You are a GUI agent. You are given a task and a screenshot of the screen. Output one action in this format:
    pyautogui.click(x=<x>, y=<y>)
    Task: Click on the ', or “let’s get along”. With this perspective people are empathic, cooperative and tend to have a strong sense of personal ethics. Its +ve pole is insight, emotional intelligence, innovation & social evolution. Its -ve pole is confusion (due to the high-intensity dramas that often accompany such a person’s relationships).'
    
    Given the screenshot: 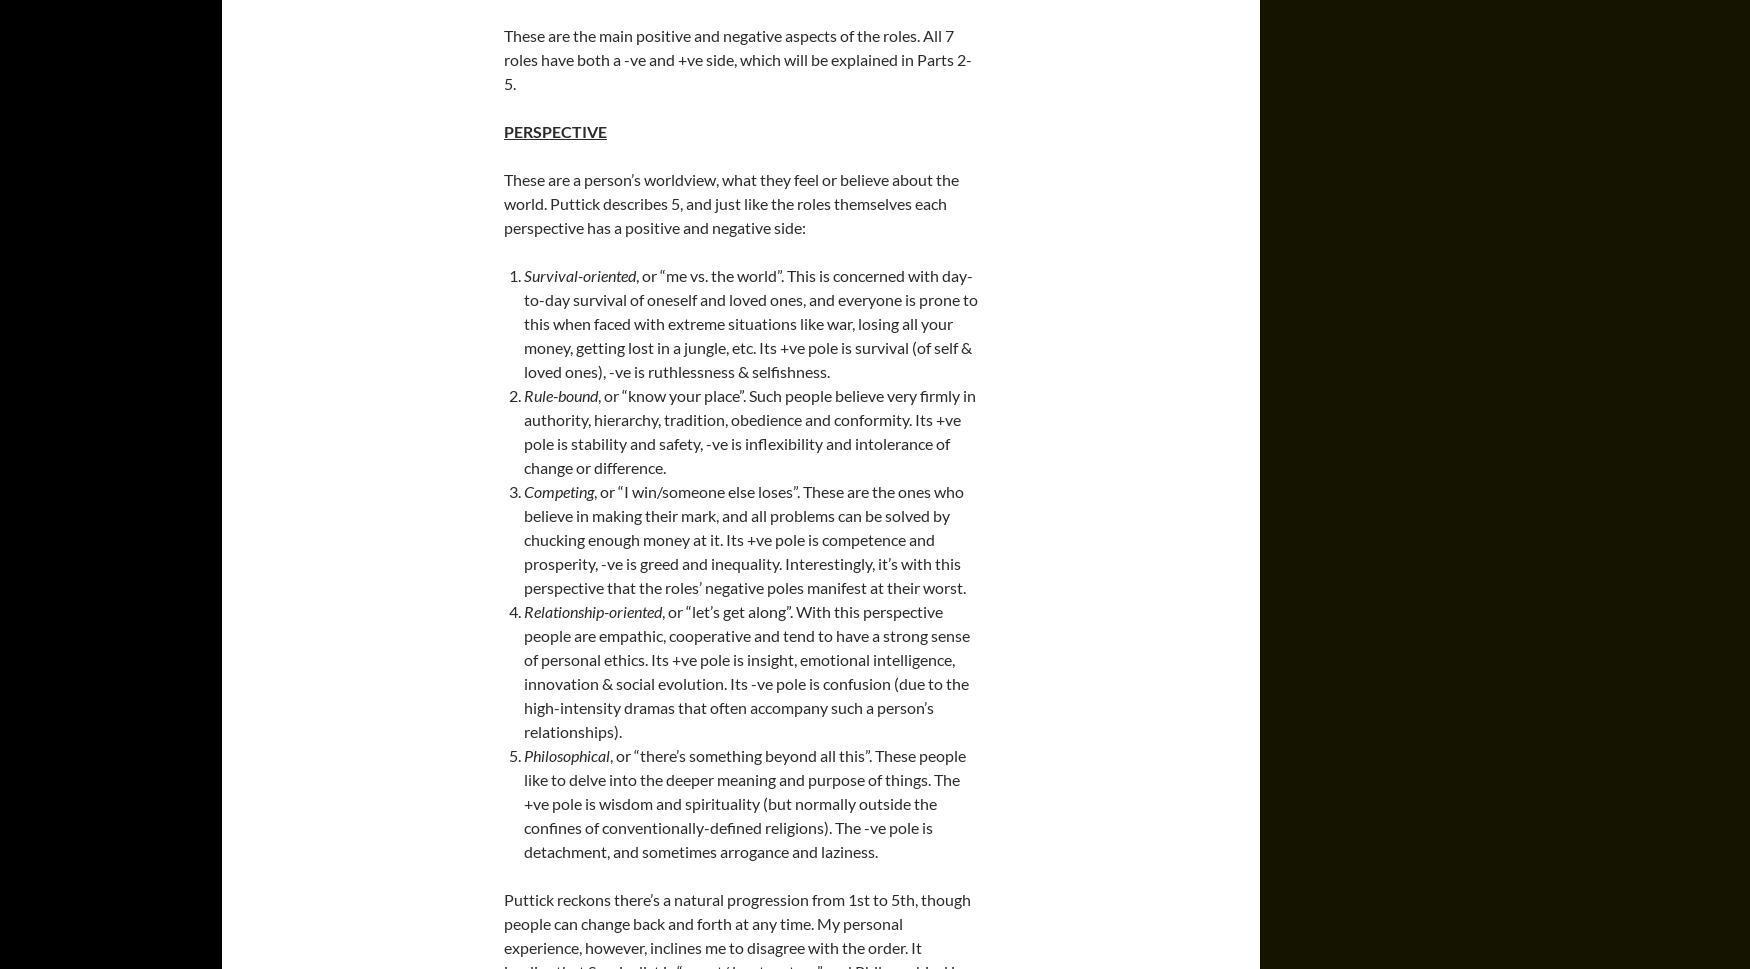 What is the action you would take?
    pyautogui.click(x=522, y=670)
    